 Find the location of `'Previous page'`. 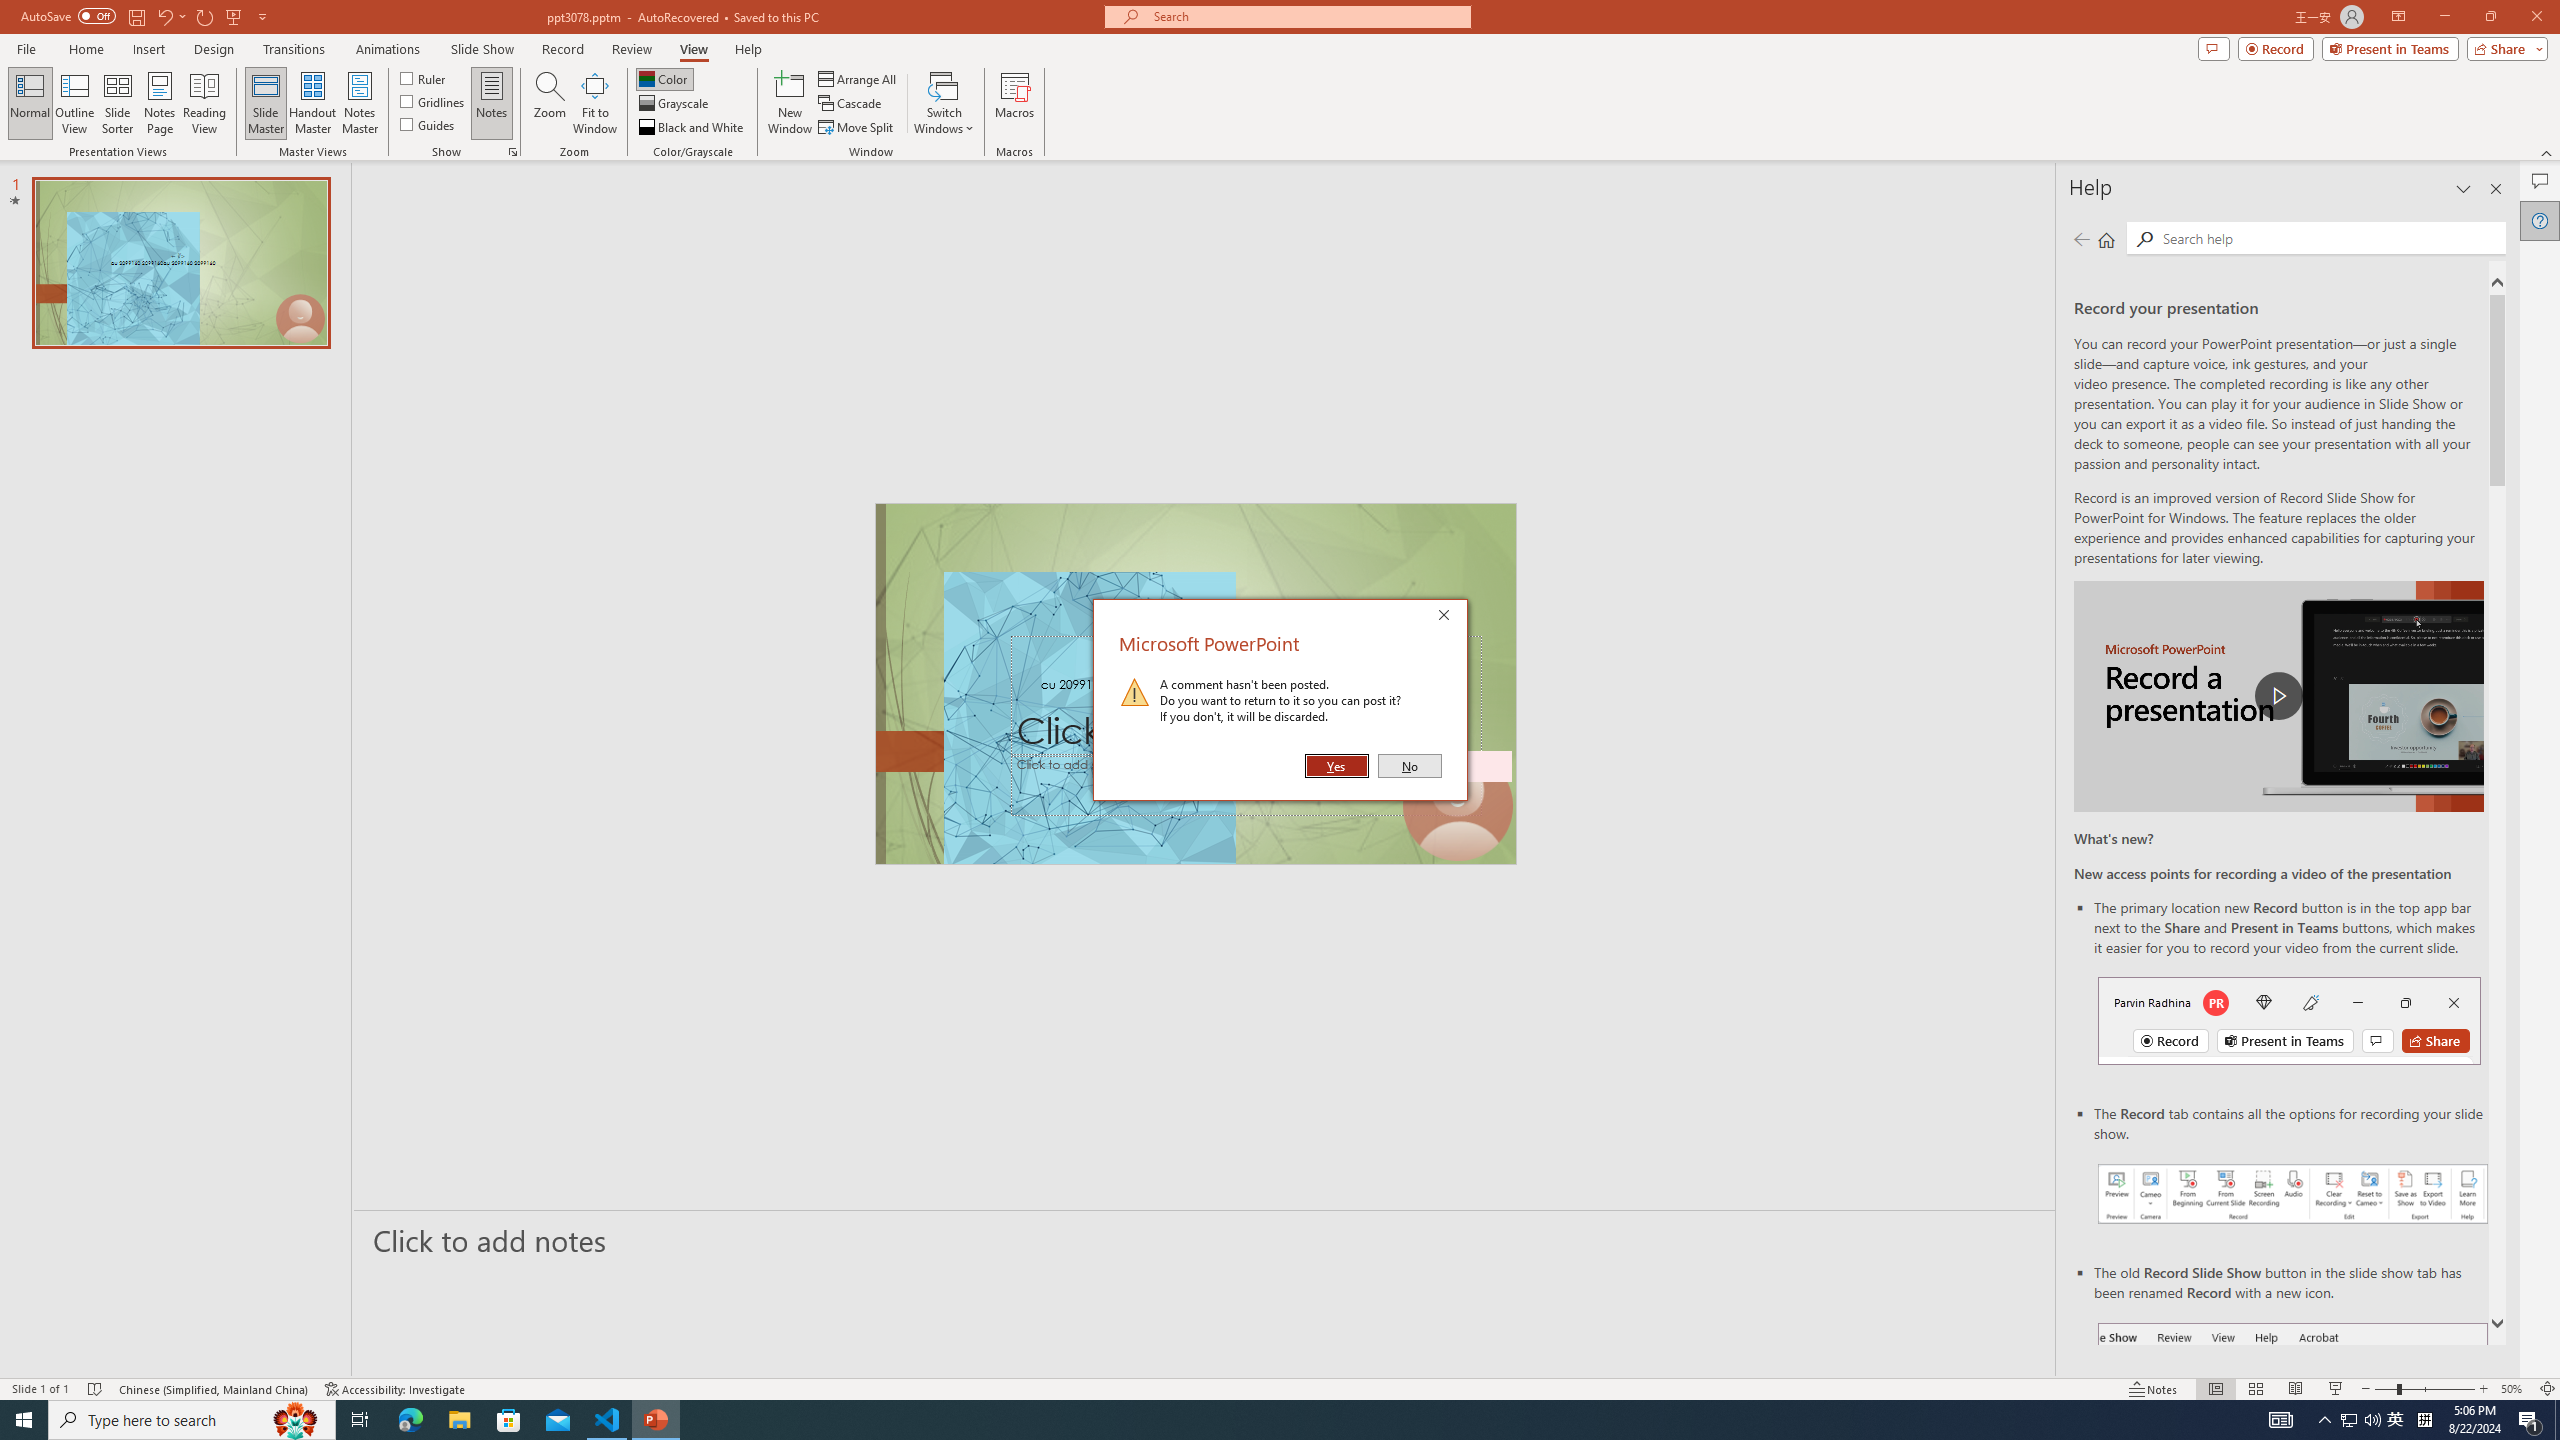

'Previous page' is located at coordinates (2080, 238).